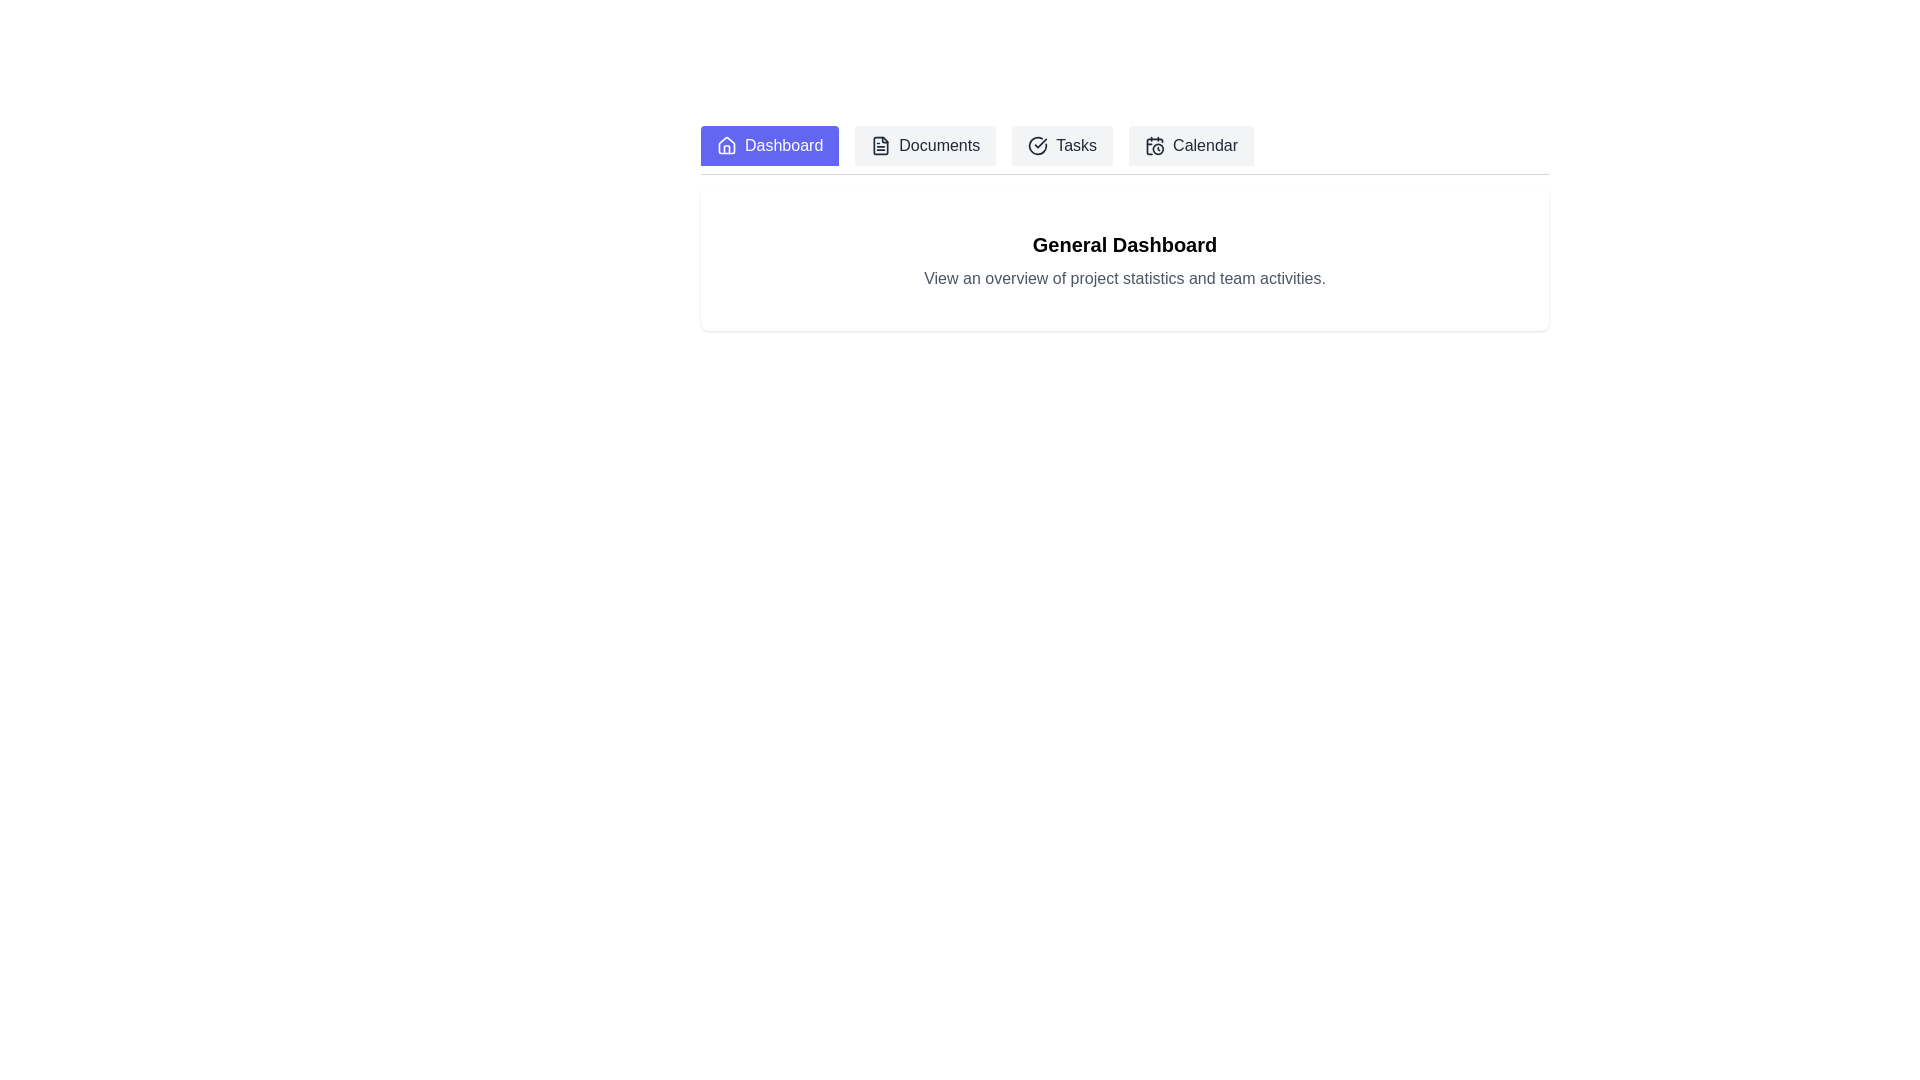 This screenshot has height=1080, width=1920. Describe the element at coordinates (1155, 145) in the screenshot. I see `the 'Calendar' icon in the top-right navigation bar` at that location.